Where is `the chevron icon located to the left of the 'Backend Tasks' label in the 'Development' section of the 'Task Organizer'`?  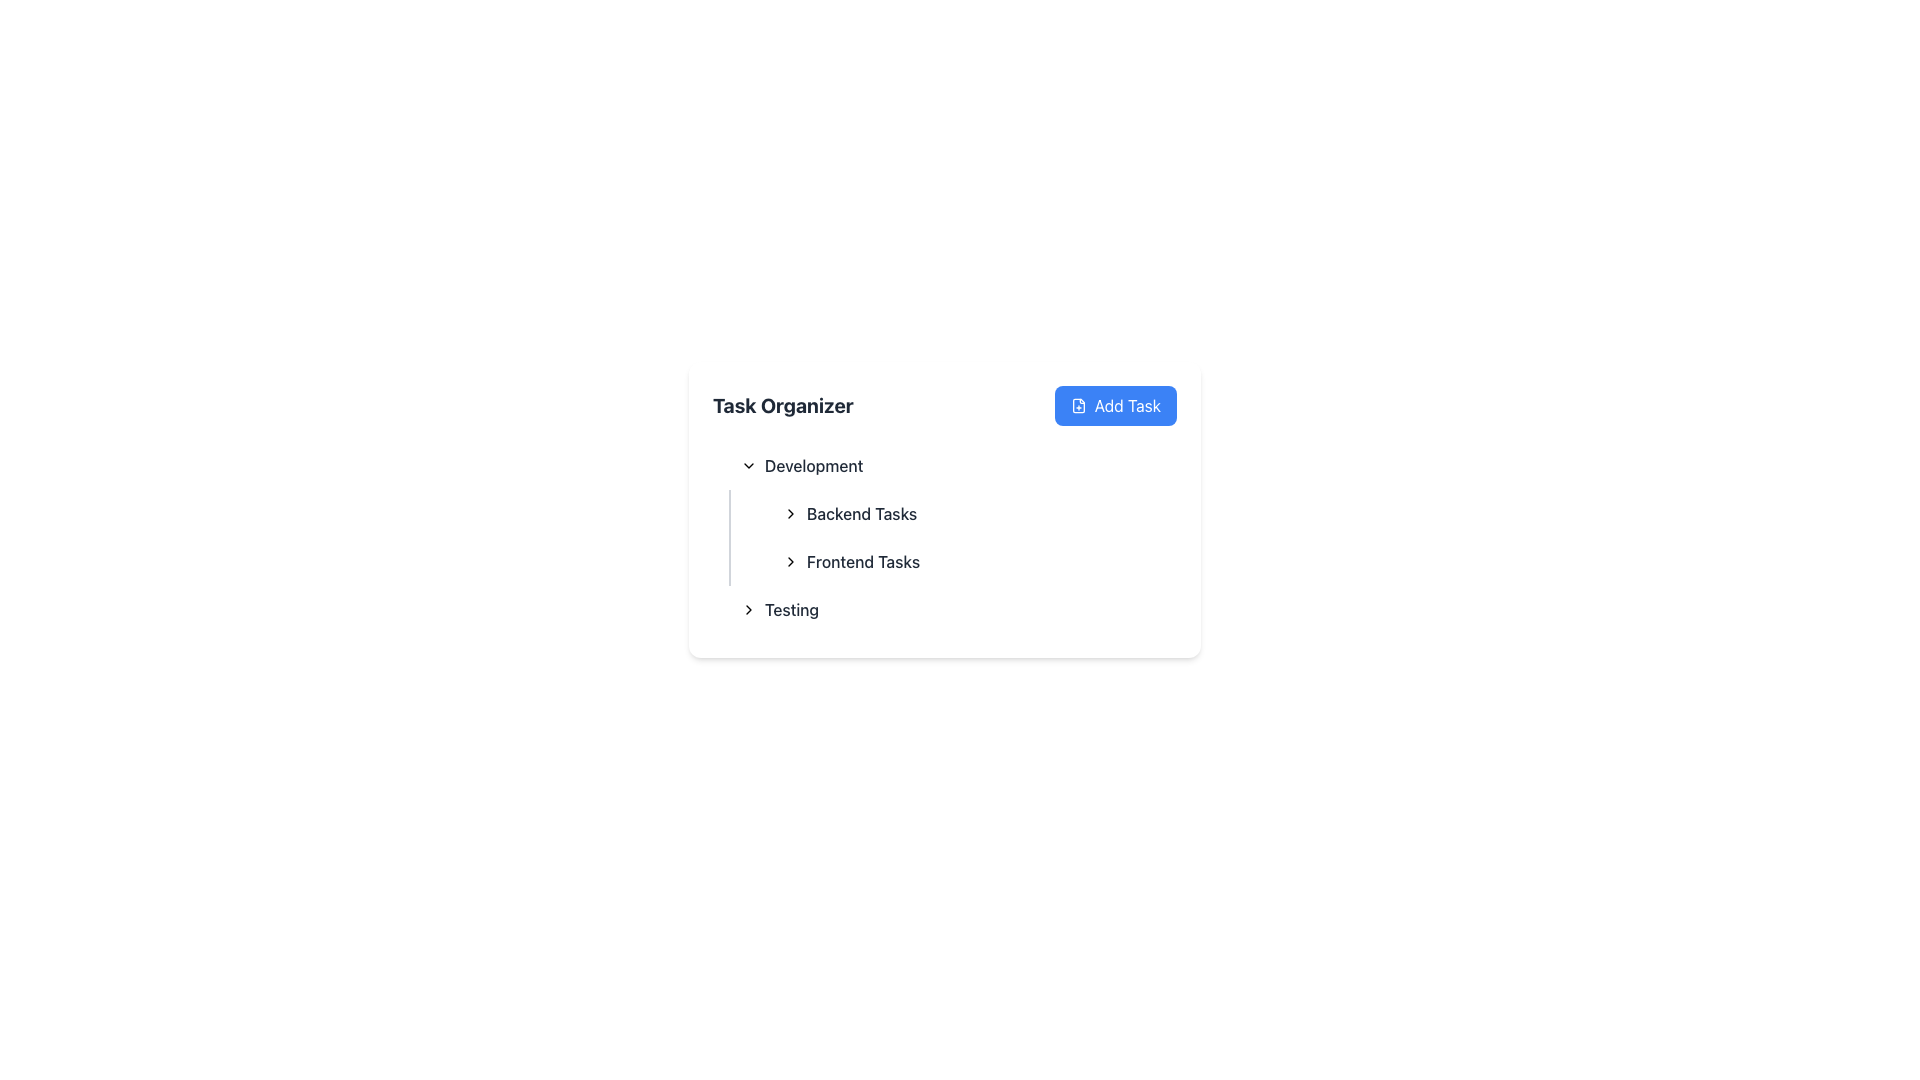
the chevron icon located to the left of the 'Backend Tasks' label in the 'Development' section of the 'Task Organizer' is located at coordinates (790, 512).